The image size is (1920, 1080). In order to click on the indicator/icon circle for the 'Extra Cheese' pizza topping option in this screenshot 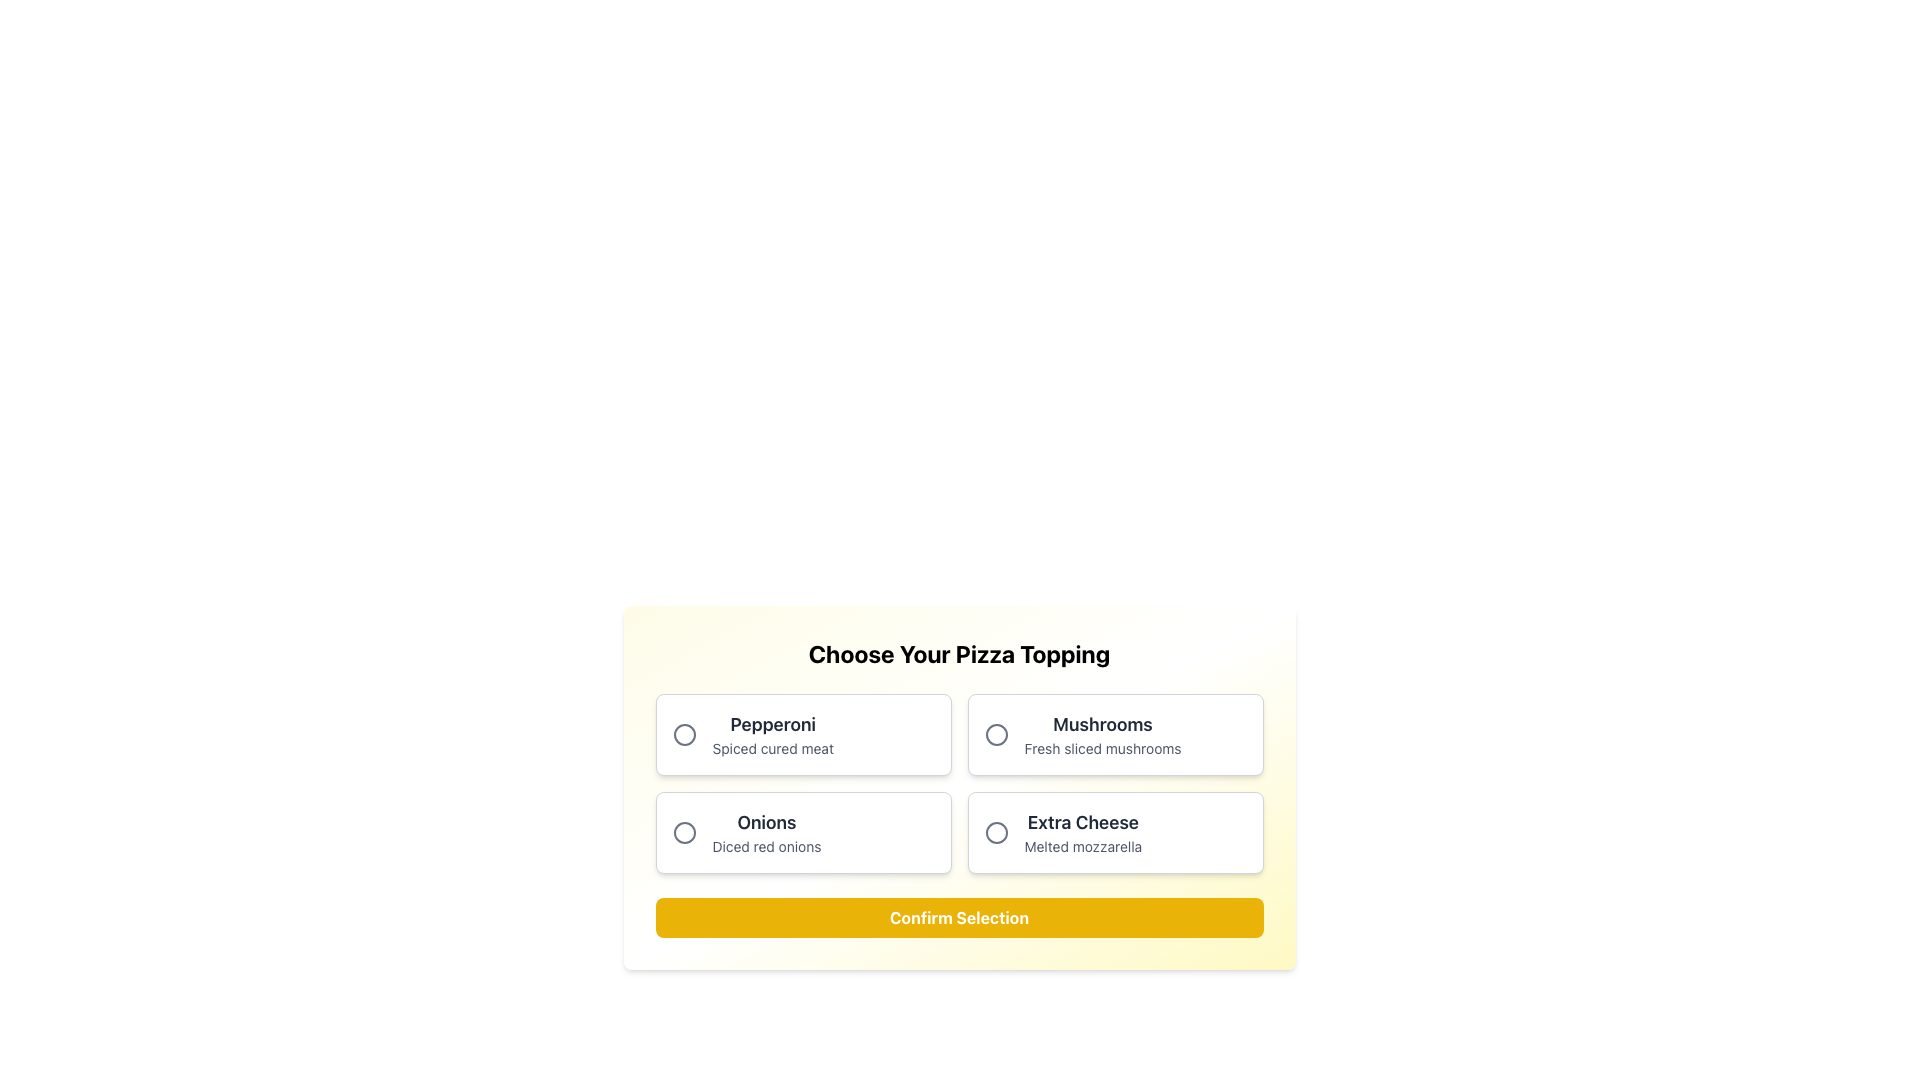, I will do `click(996, 833)`.